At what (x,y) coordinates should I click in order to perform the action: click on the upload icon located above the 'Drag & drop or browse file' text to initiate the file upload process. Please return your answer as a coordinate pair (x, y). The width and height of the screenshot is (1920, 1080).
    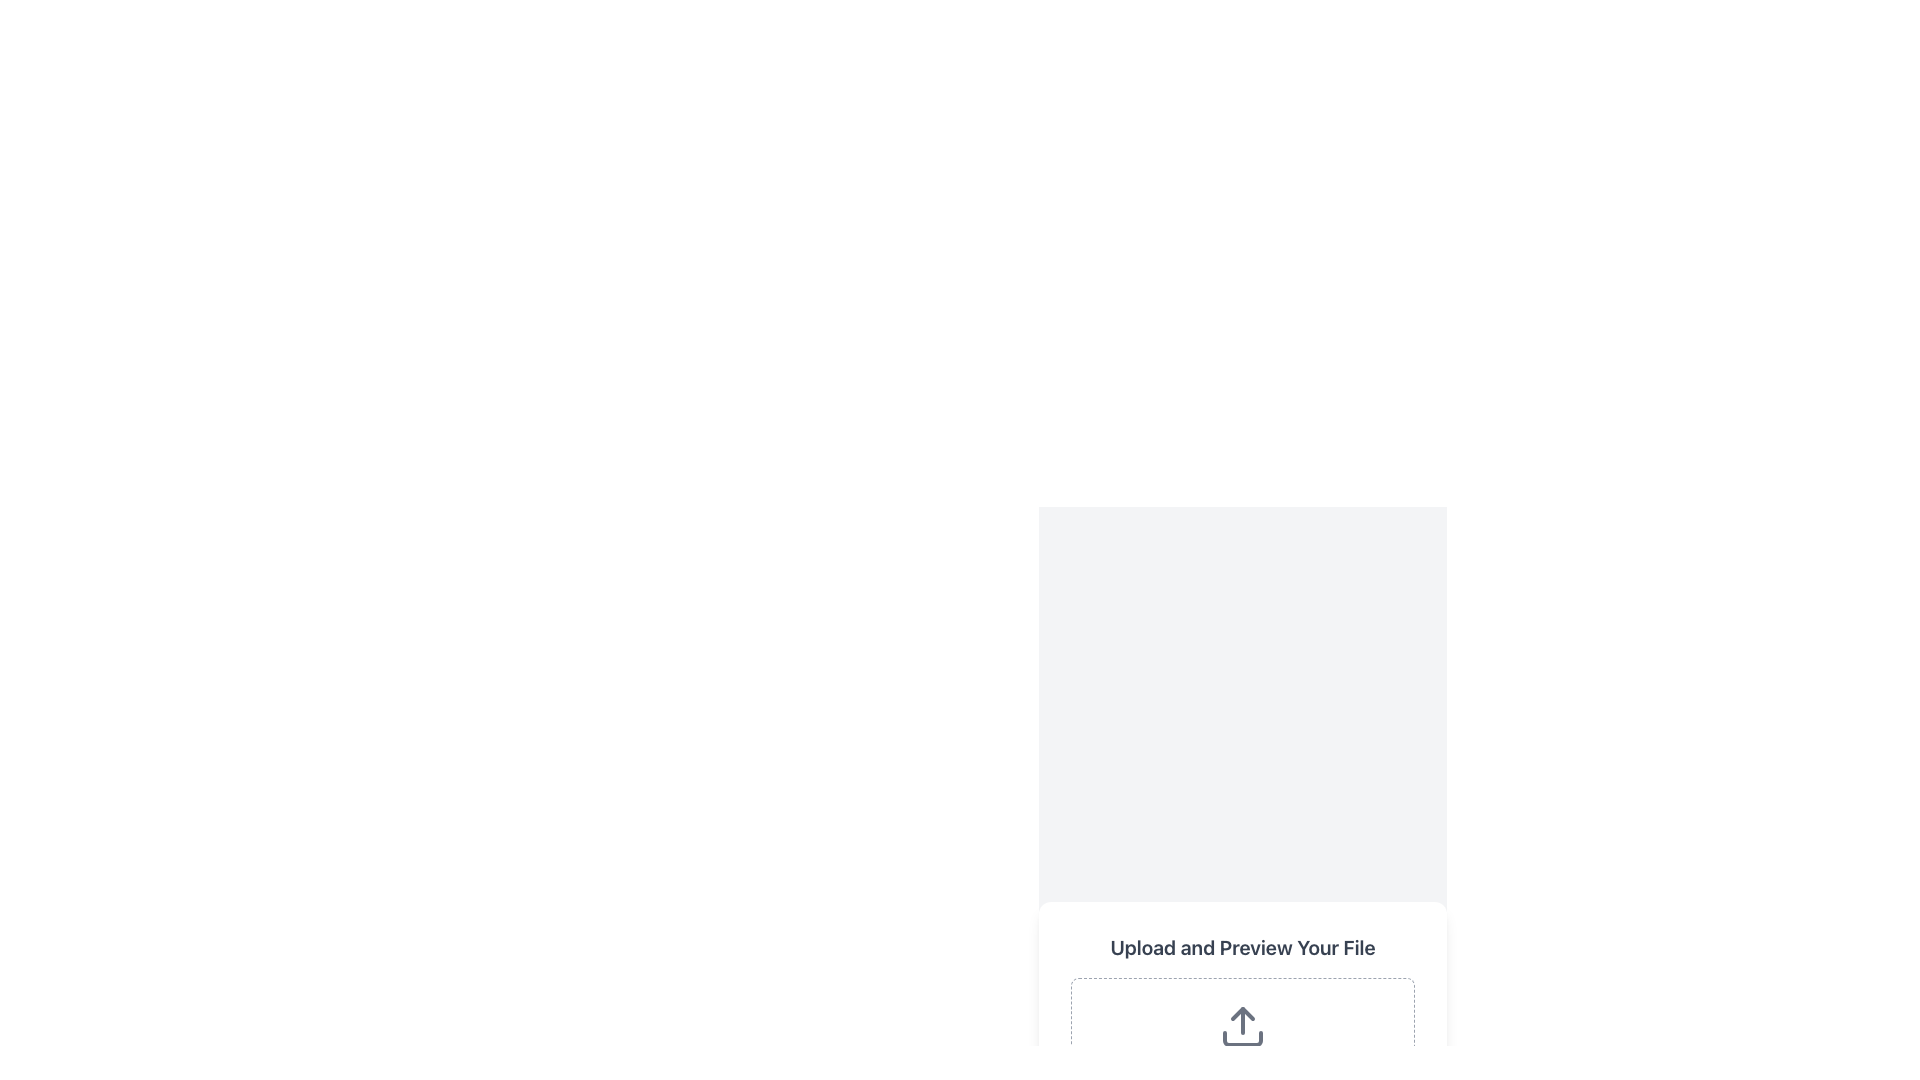
    Looking at the image, I should click on (1242, 1026).